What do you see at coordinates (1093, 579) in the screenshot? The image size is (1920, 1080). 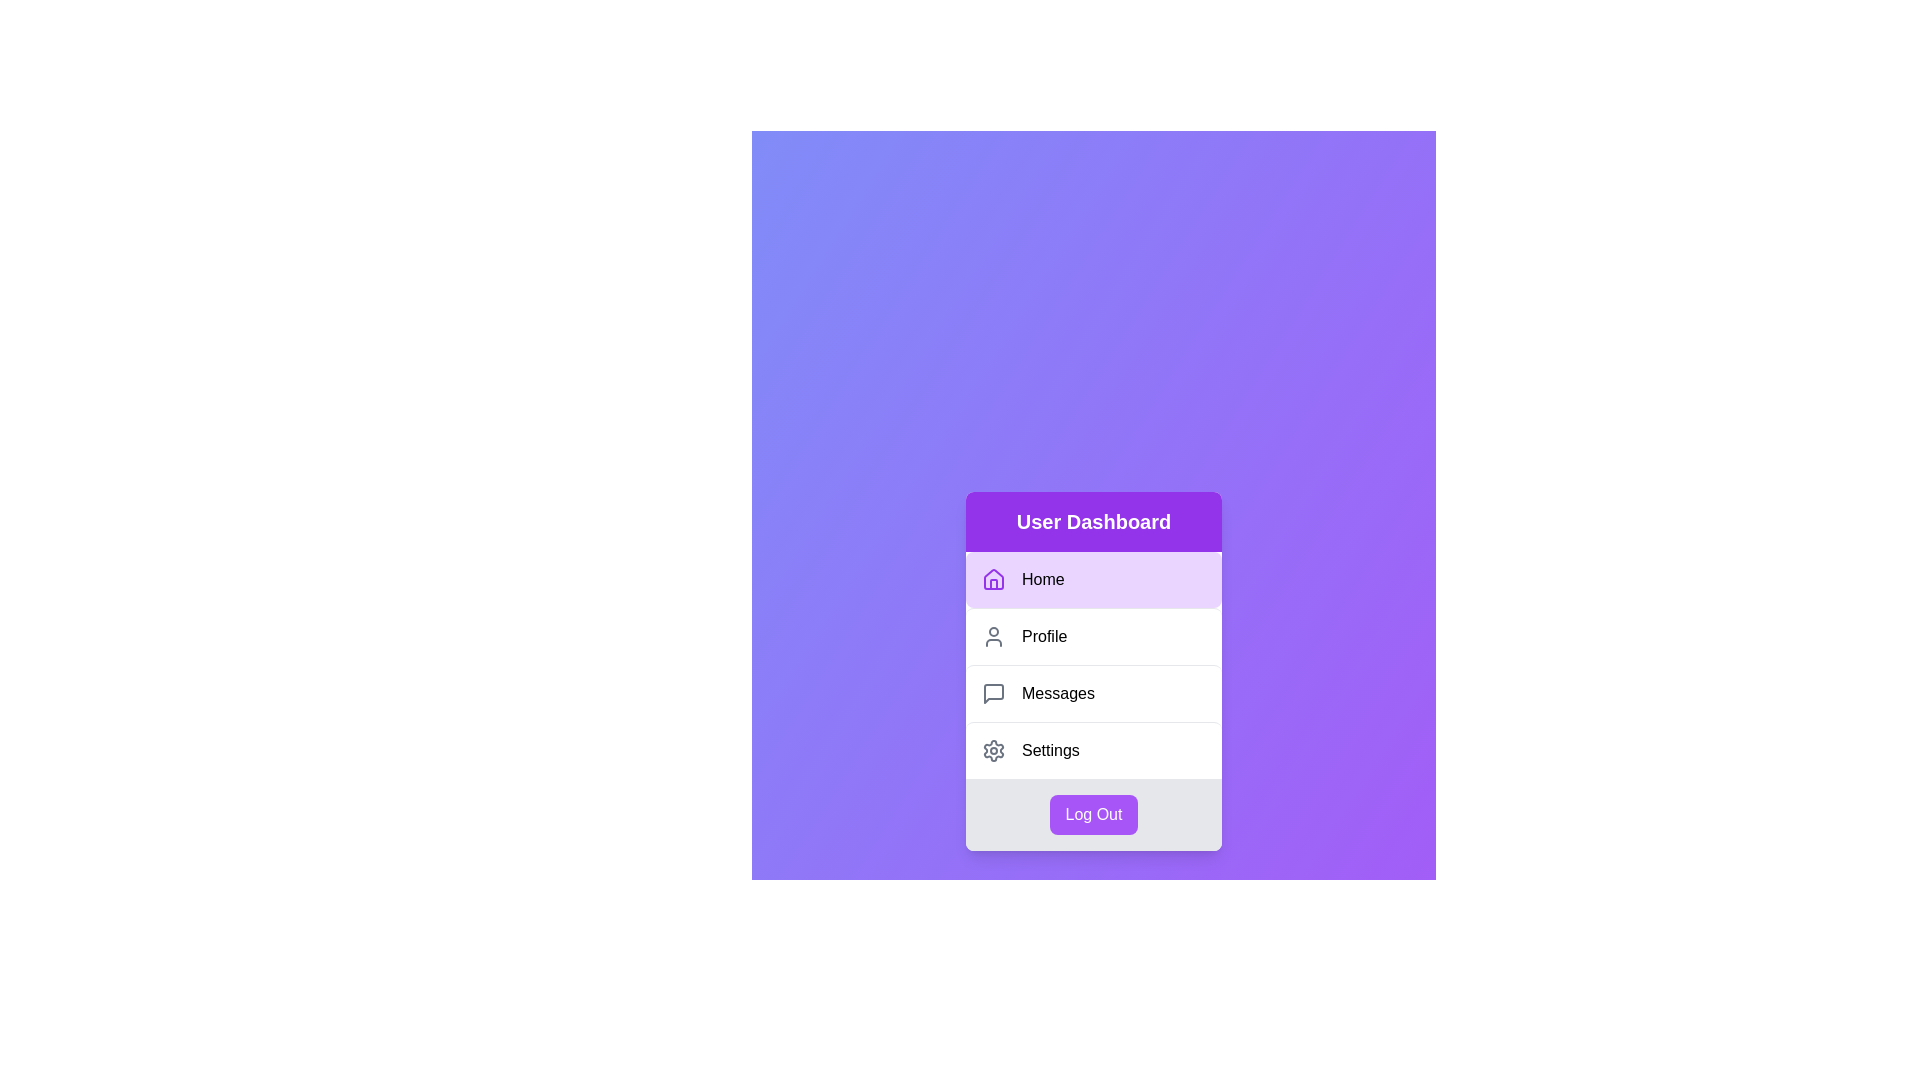 I see `the menu item labeled Home` at bounding box center [1093, 579].